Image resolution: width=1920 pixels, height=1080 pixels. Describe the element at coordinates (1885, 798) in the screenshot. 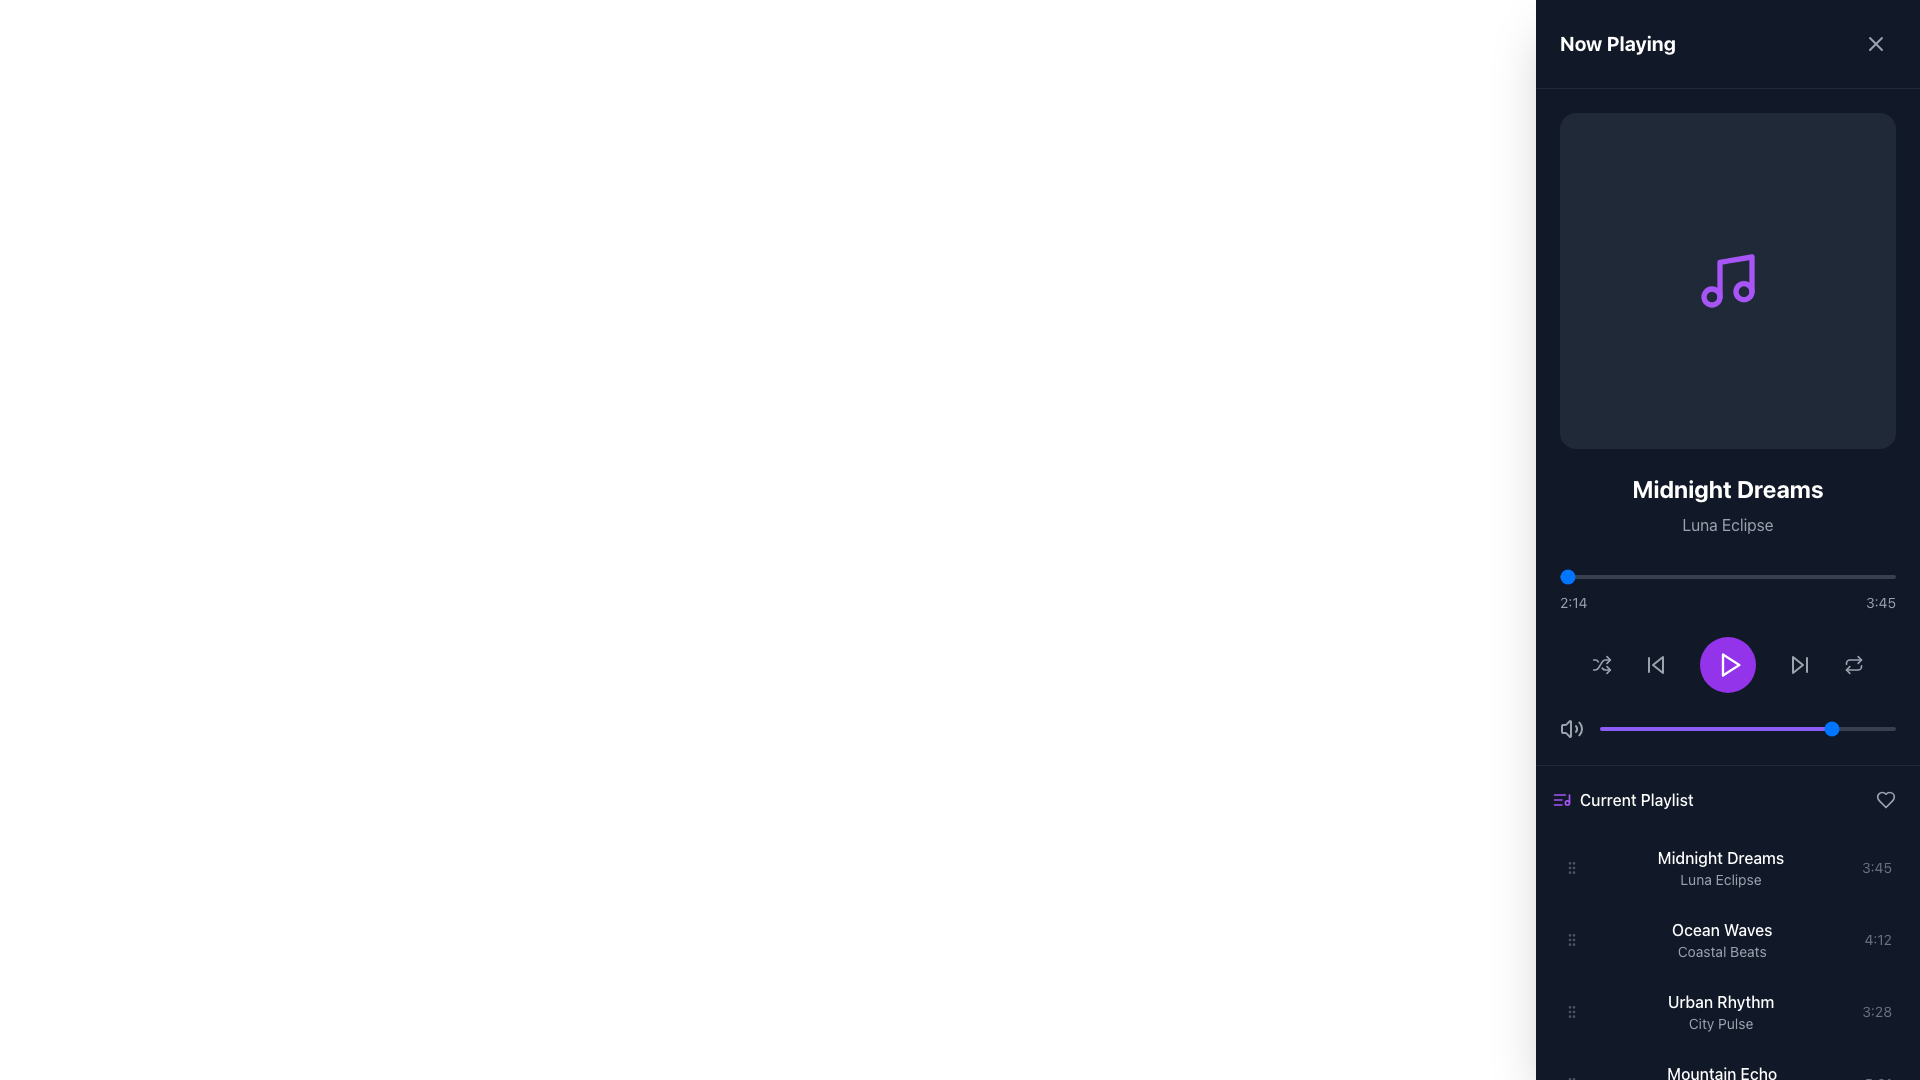

I see `the favorite icon located on the right side of the 'Current Playlist' section to mark or unmark the associated item as a favorite` at that location.